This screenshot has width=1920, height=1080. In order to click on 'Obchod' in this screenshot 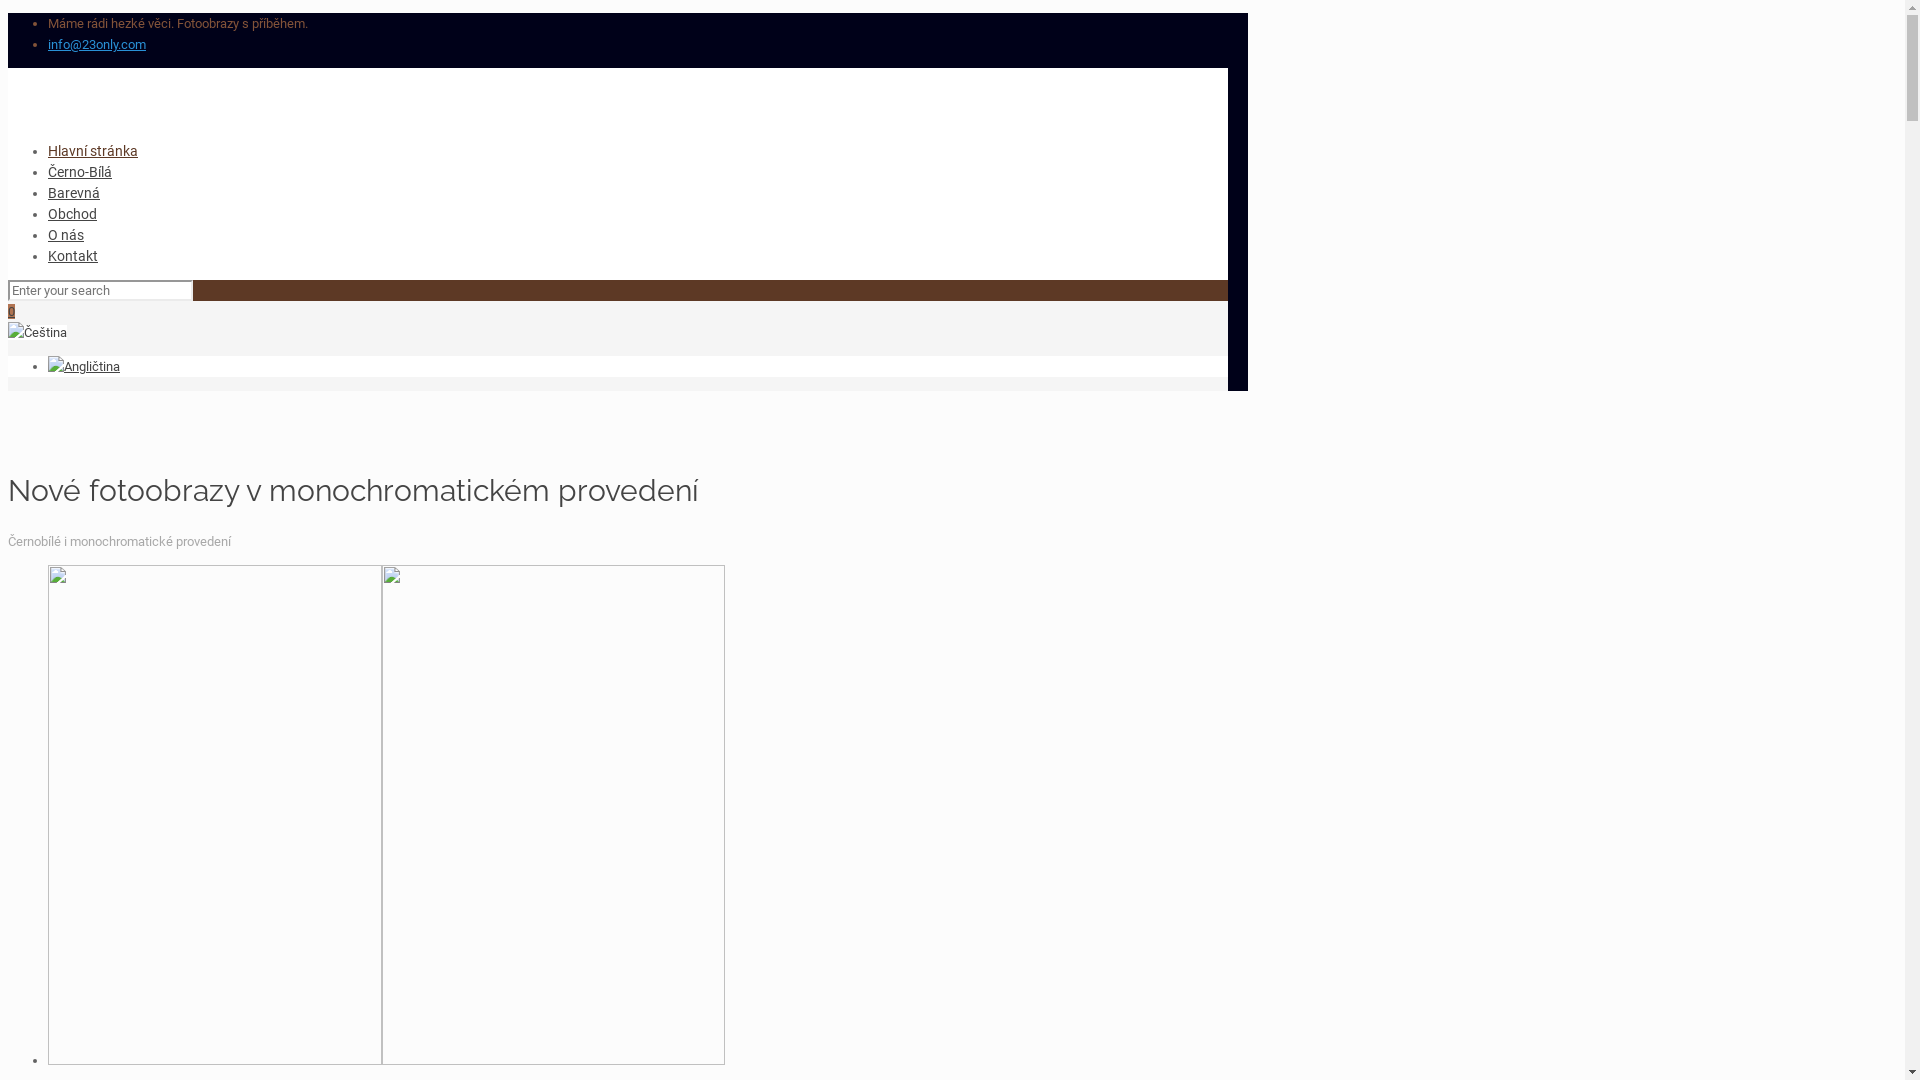, I will do `click(72, 213)`.